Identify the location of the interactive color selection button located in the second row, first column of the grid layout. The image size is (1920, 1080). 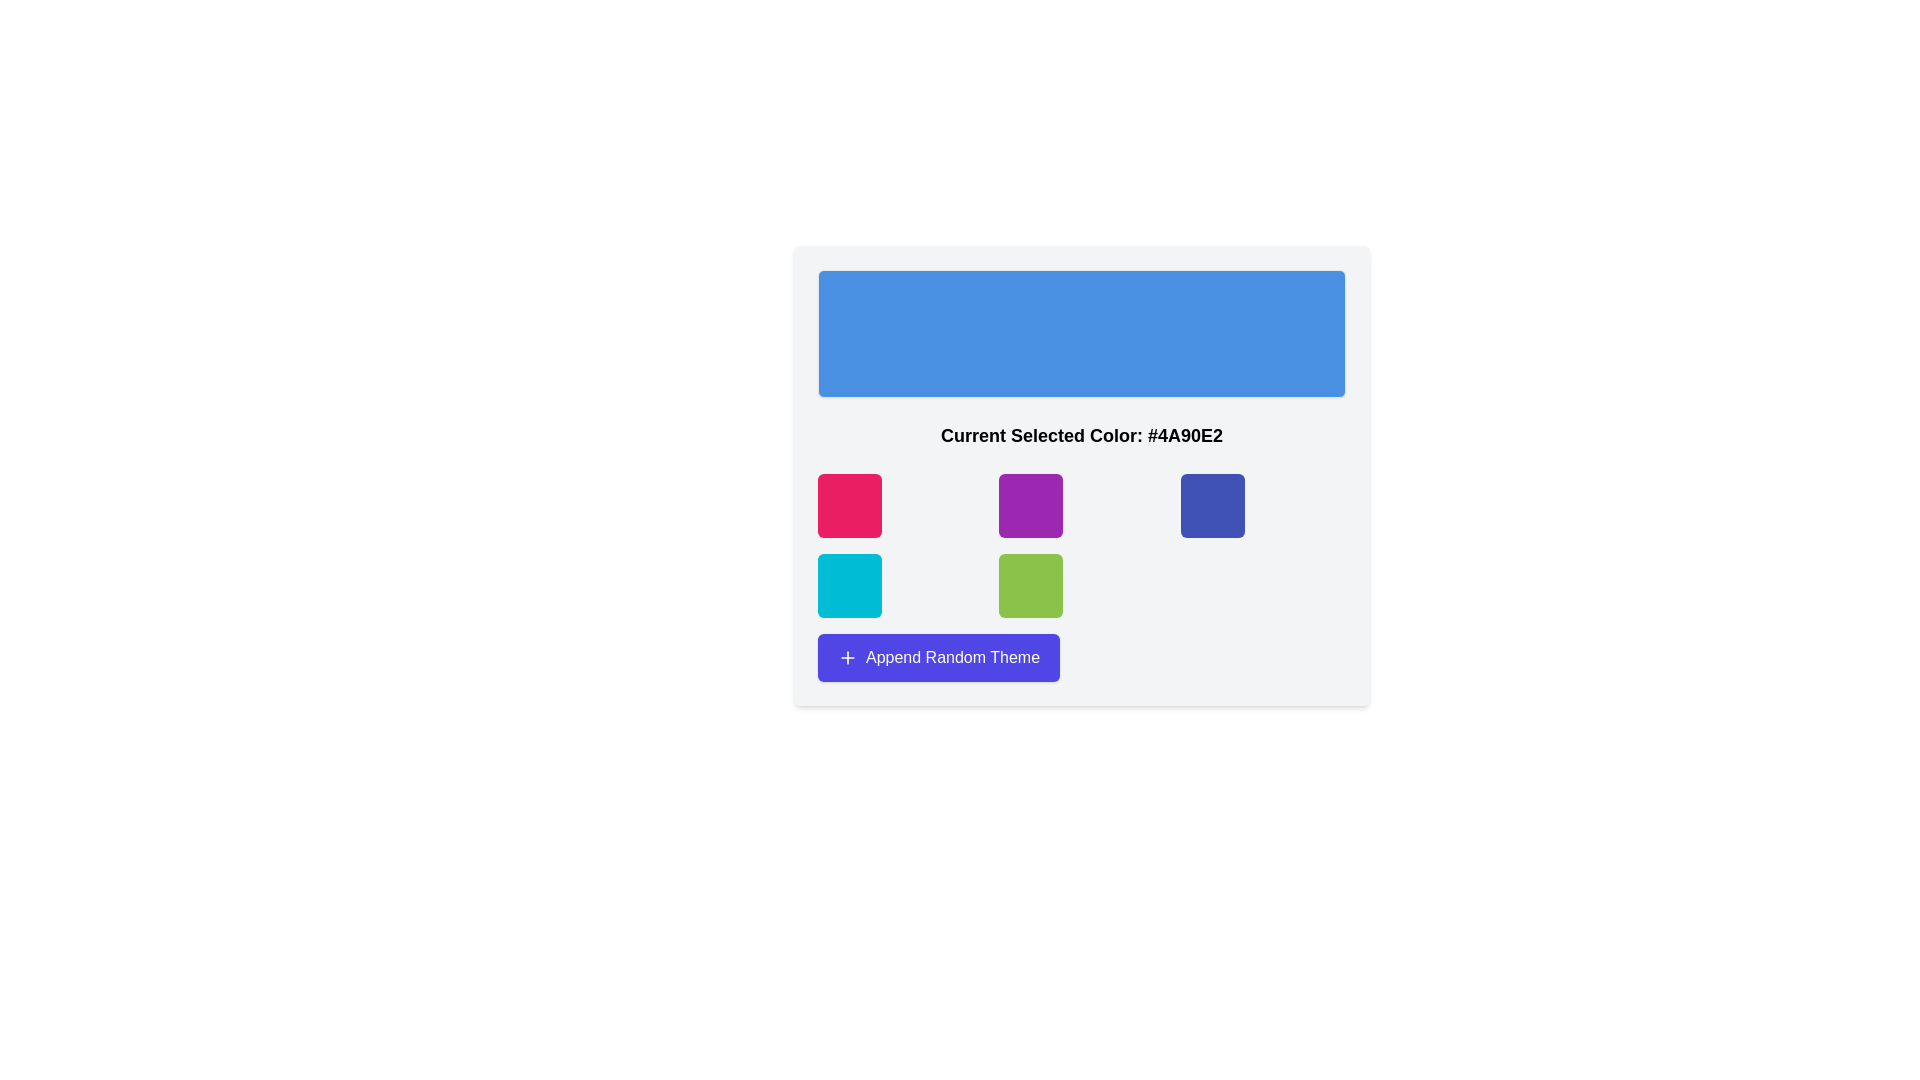
(849, 585).